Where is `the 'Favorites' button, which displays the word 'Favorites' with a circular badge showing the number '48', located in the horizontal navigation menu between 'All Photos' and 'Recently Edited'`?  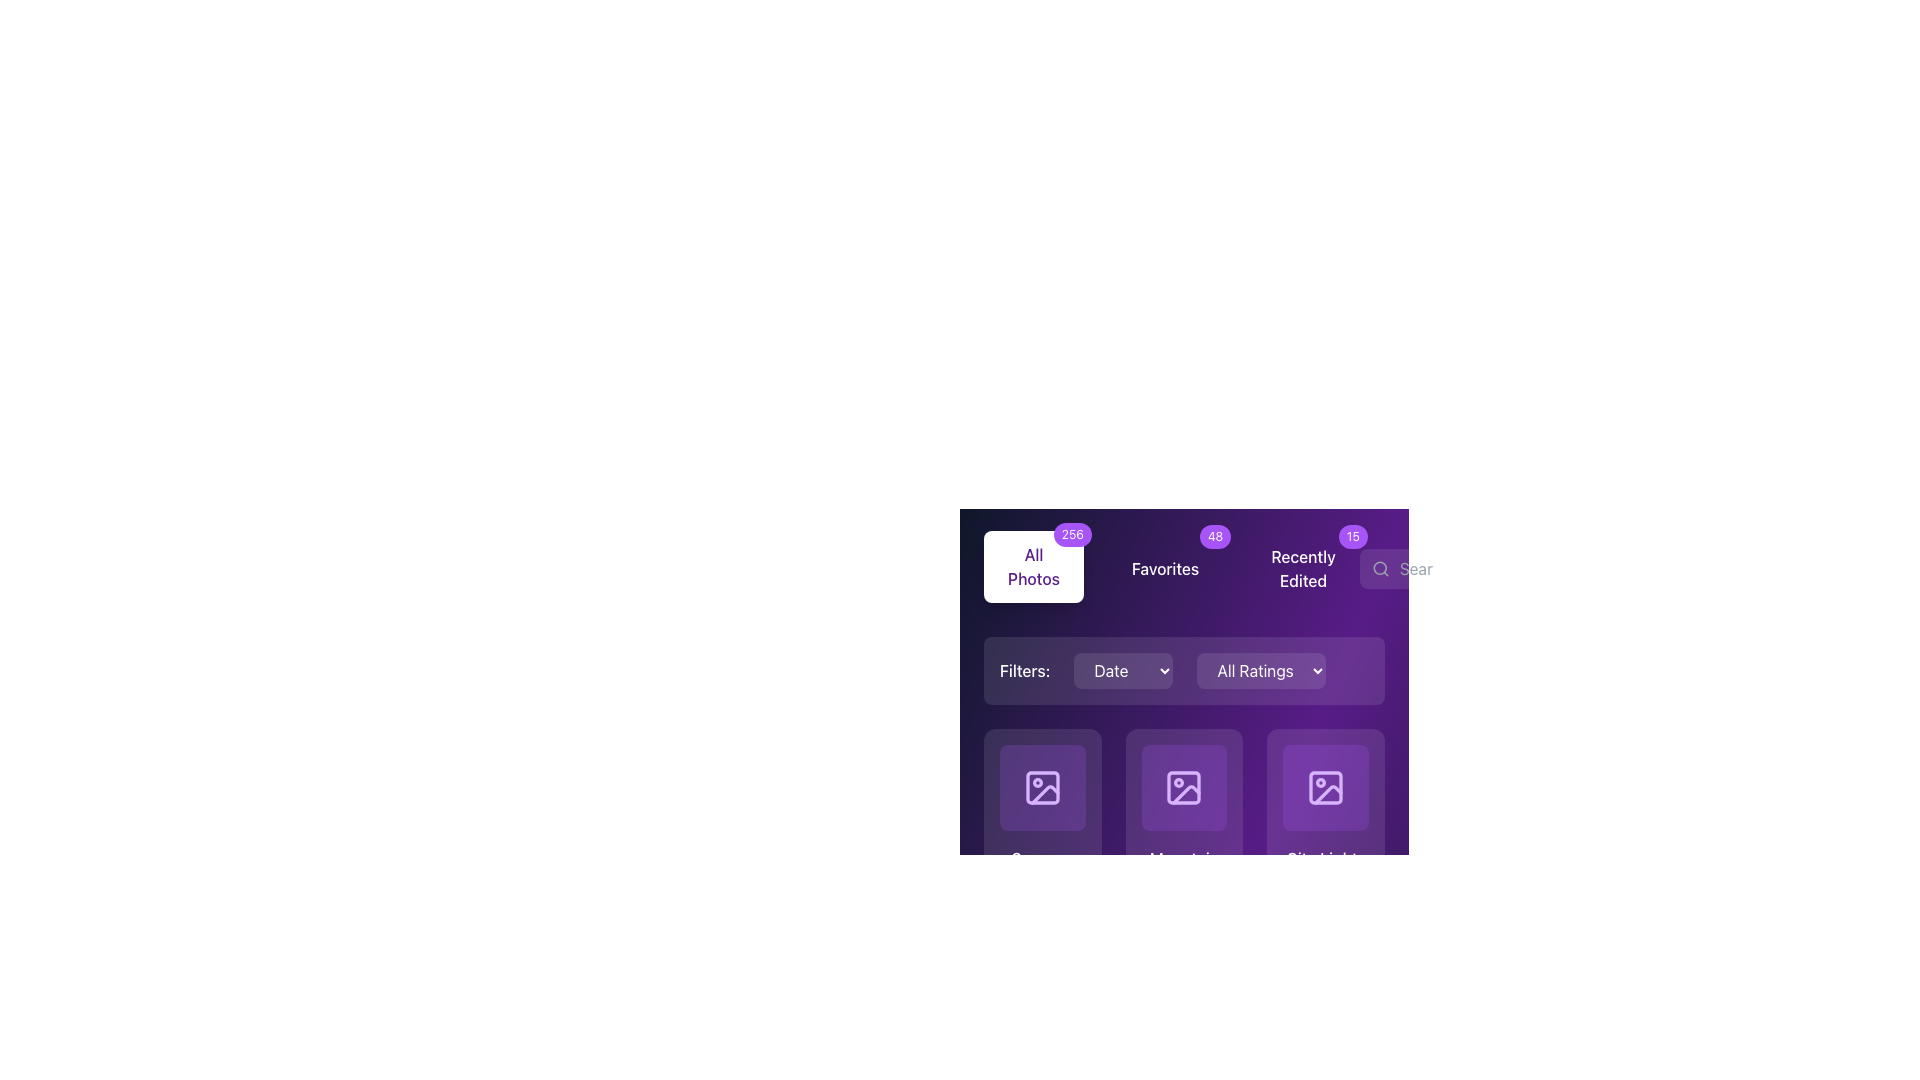
the 'Favorites' button, which displays the word 'Favorites' with a circular badge showing the number '48', located in the horizontal navigation menu between 'All Photos' and 'Recently Edited' is located at coordinates (1184, 569).